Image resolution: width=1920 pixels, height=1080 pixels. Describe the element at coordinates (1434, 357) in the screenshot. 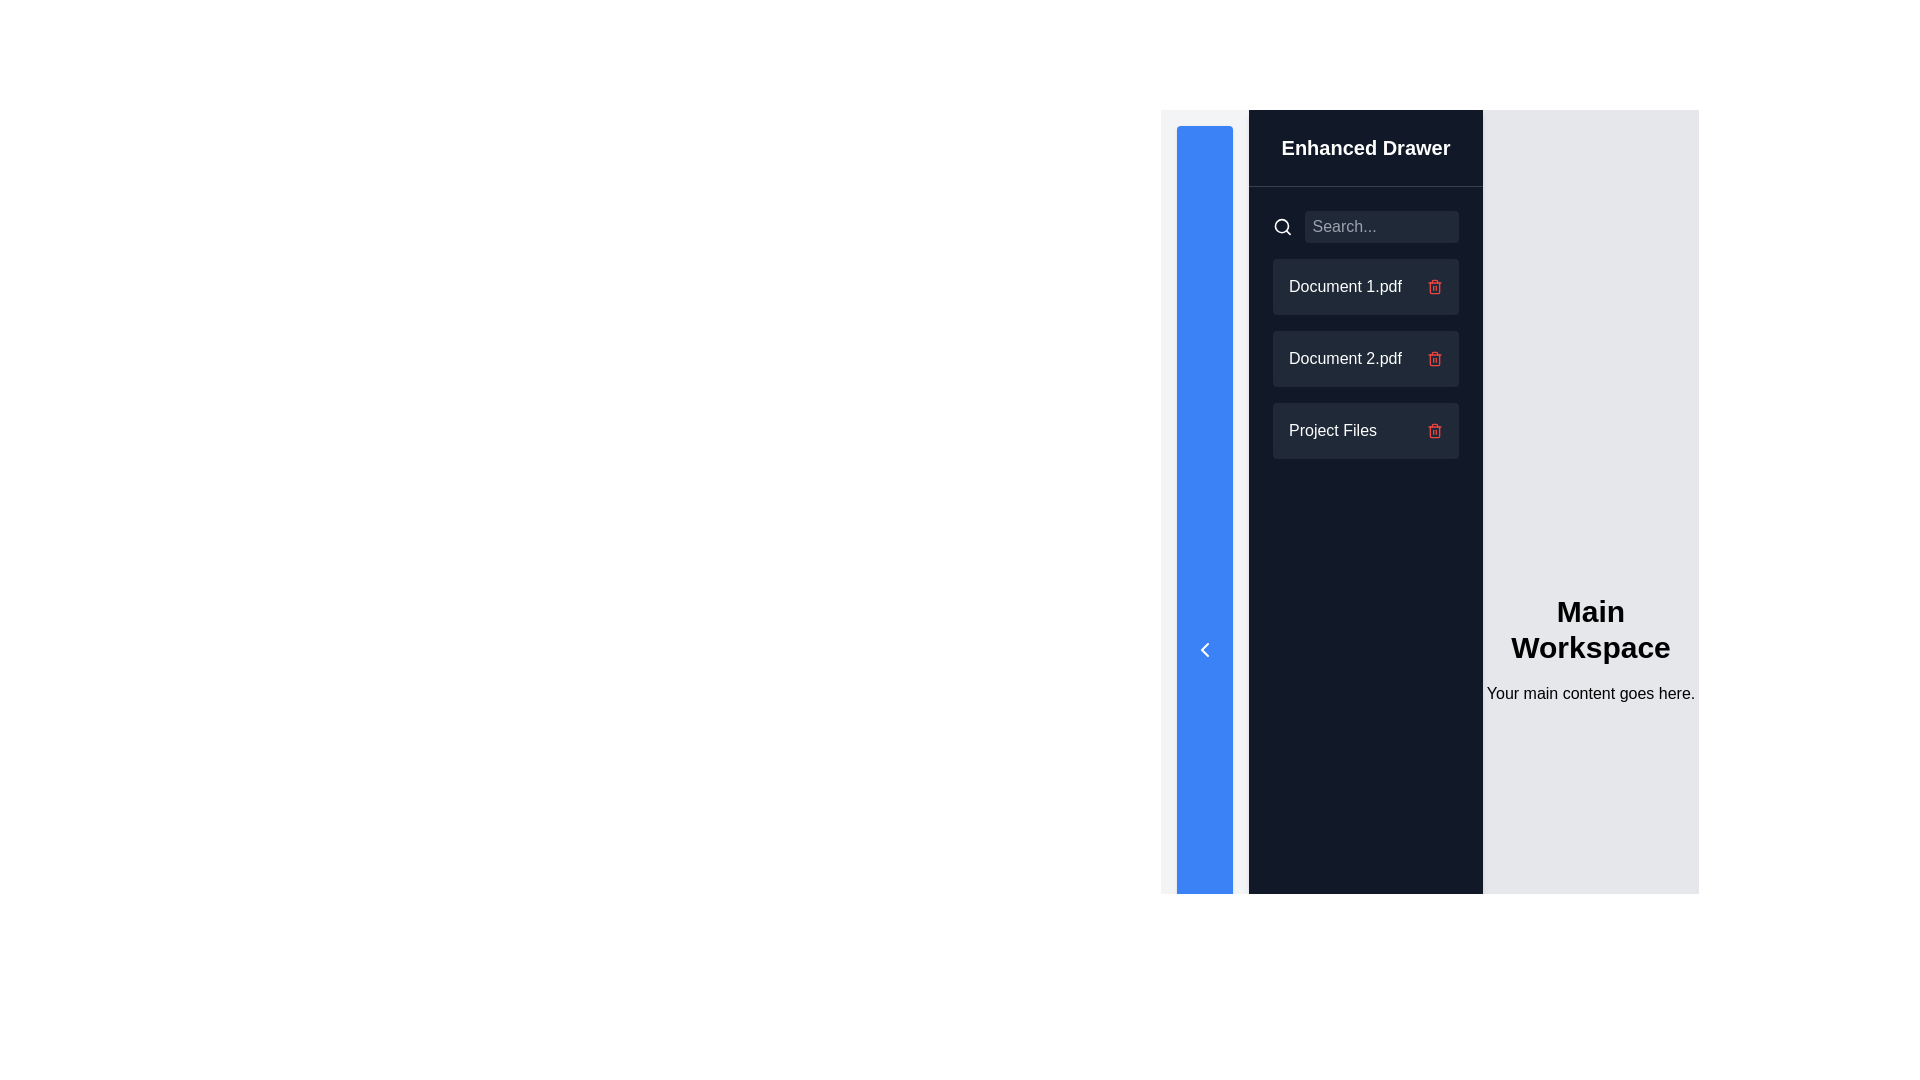

I see `the red trash-bin-shaped icon button located to the right of the 'Document 2.pdf' text in the second row of the 'Enhanced Drawer' panel to observe its hover effect` at that location.